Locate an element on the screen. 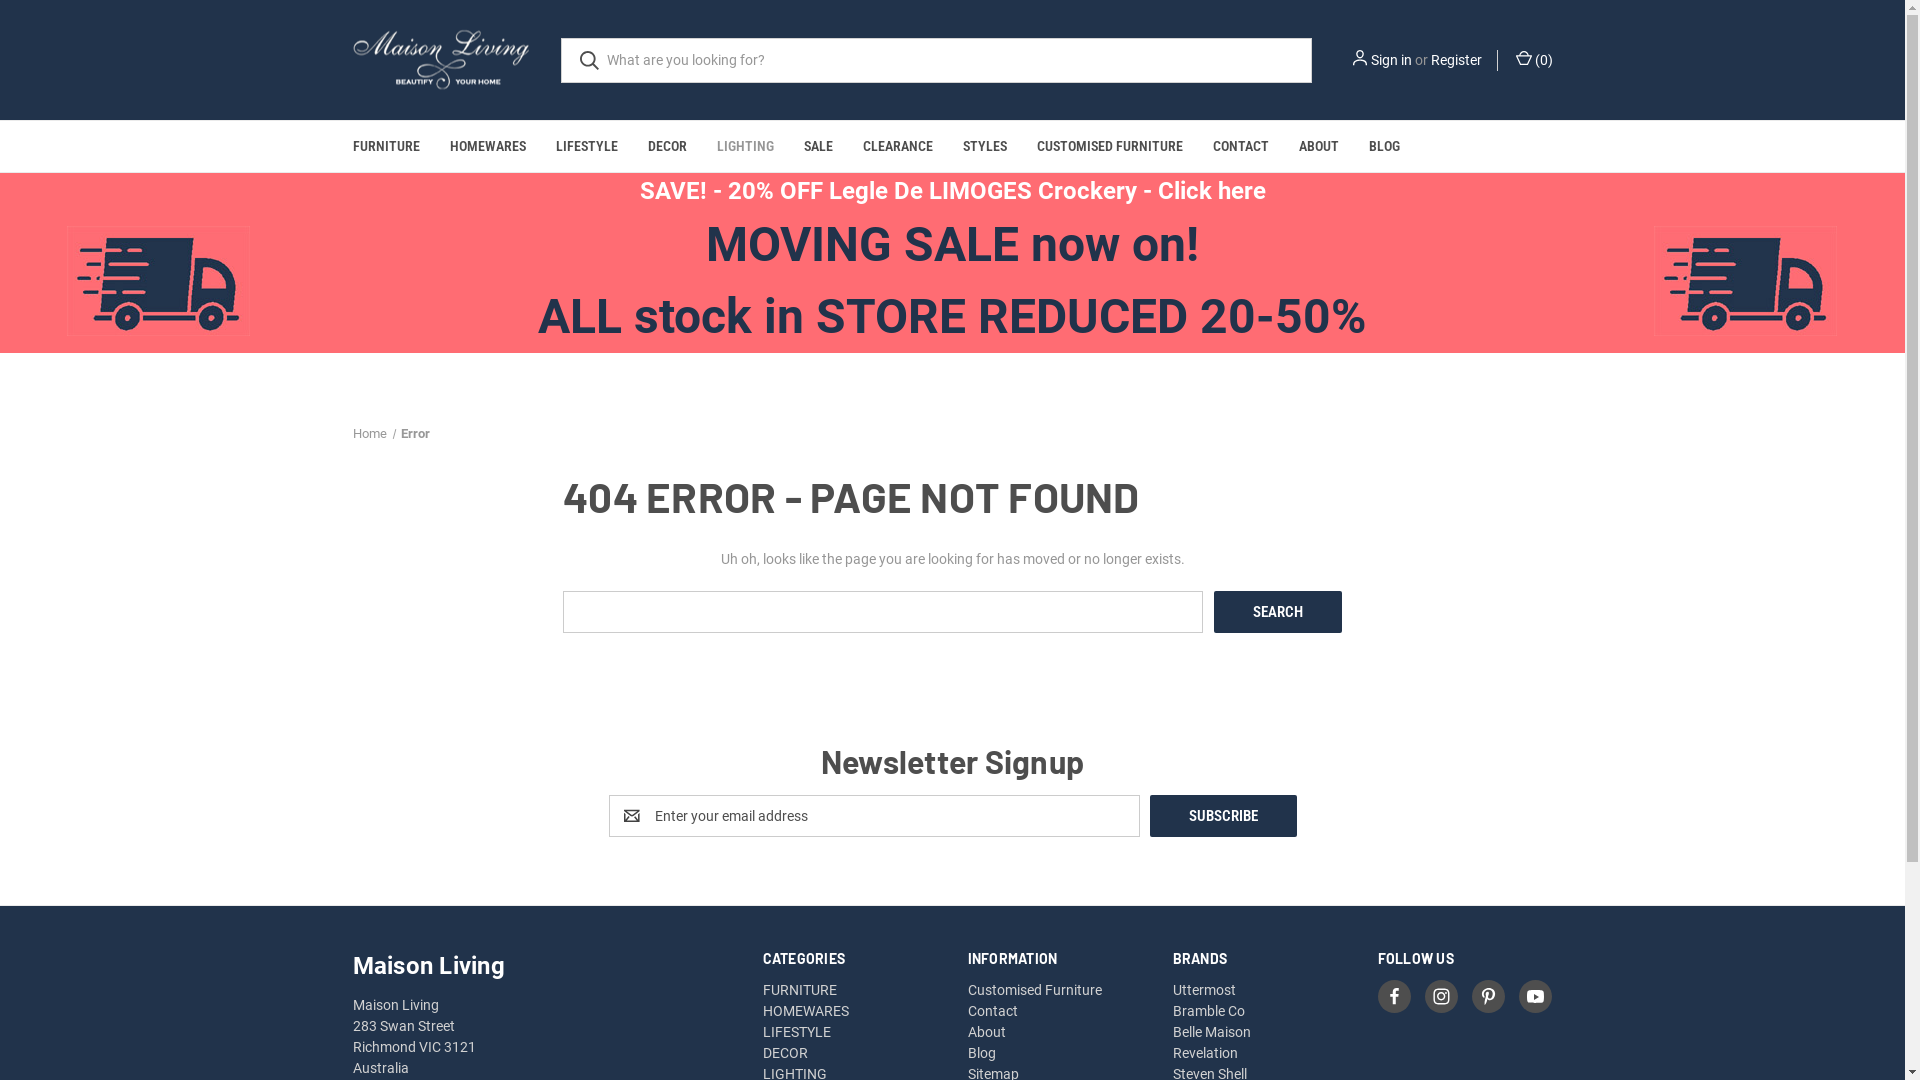 This screenshot has height=1080, width=1920. '(0)' is located at coordinates (1530, 59).